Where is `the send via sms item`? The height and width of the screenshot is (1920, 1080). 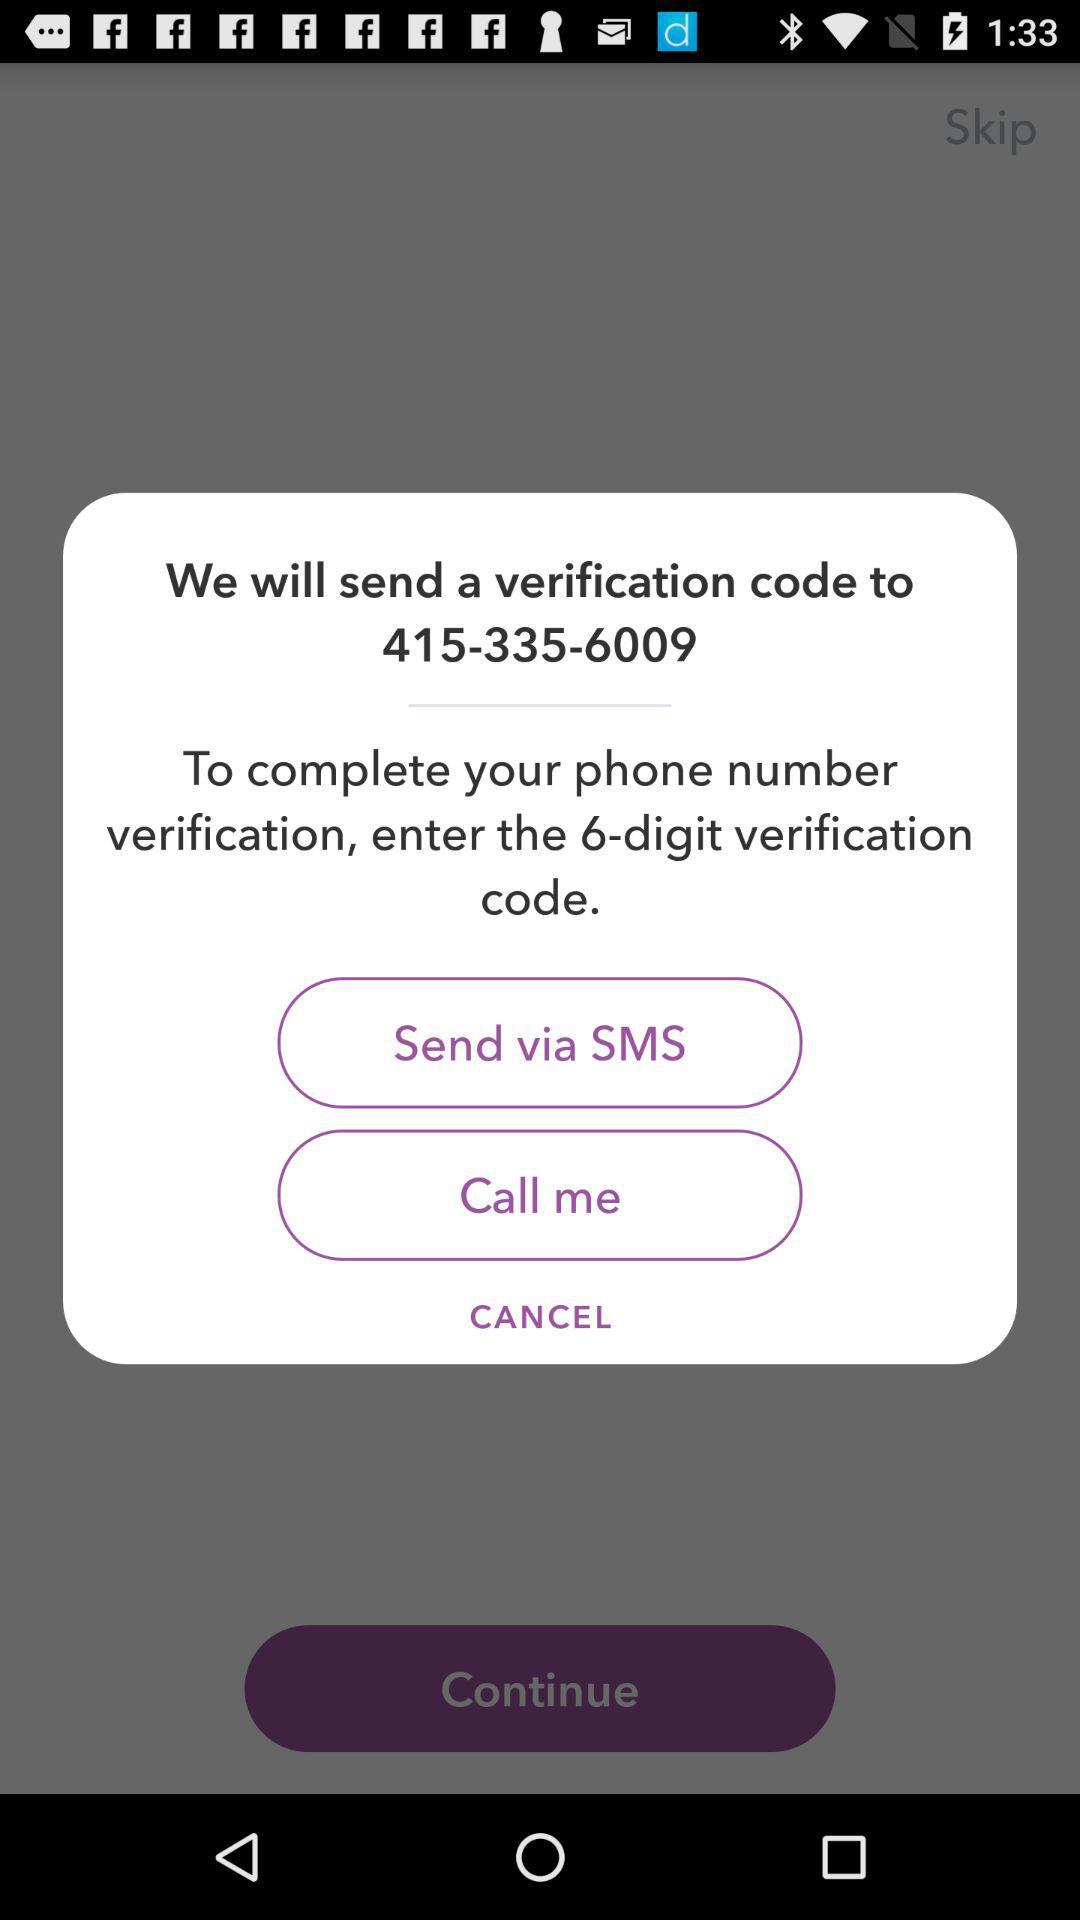
the send via sms item is located at coordinates (540, 1041).